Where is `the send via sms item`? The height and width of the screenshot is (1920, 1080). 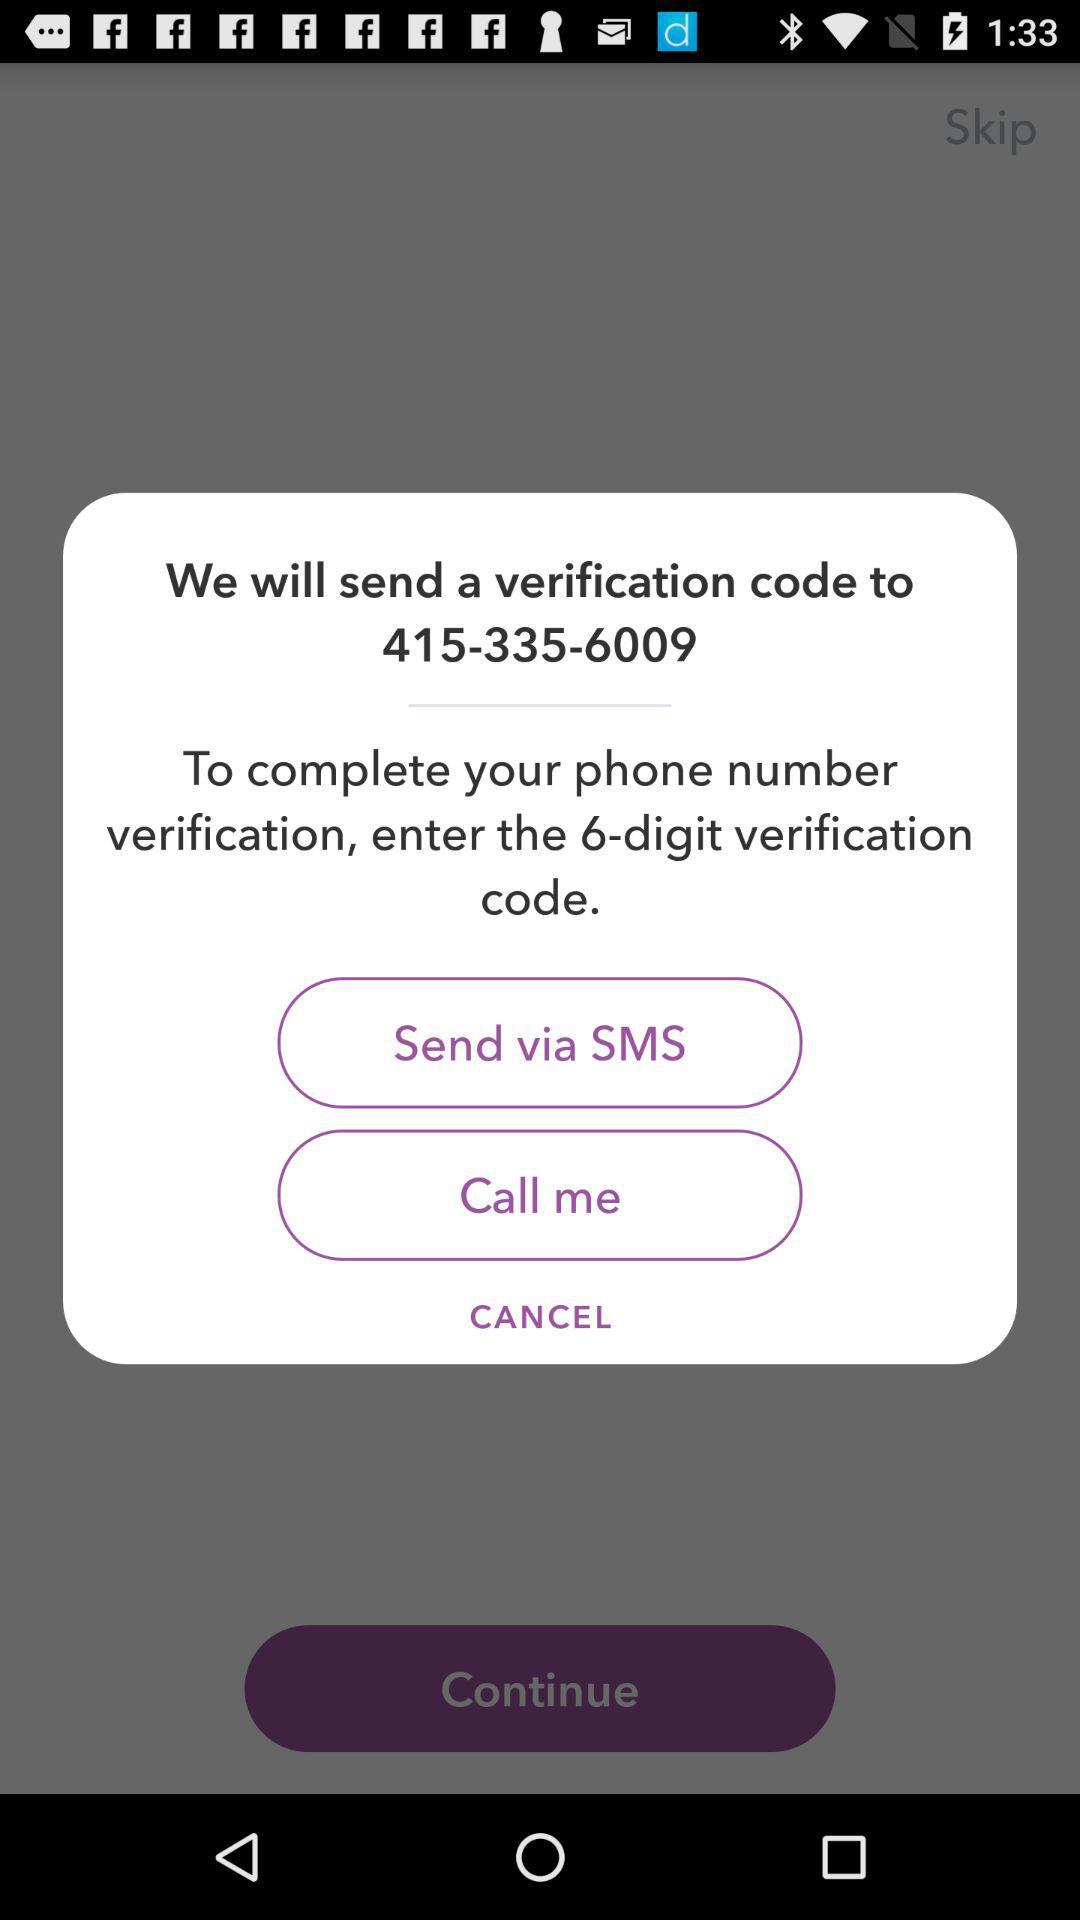
the send via sms item is located at coordinates (540, 1041).